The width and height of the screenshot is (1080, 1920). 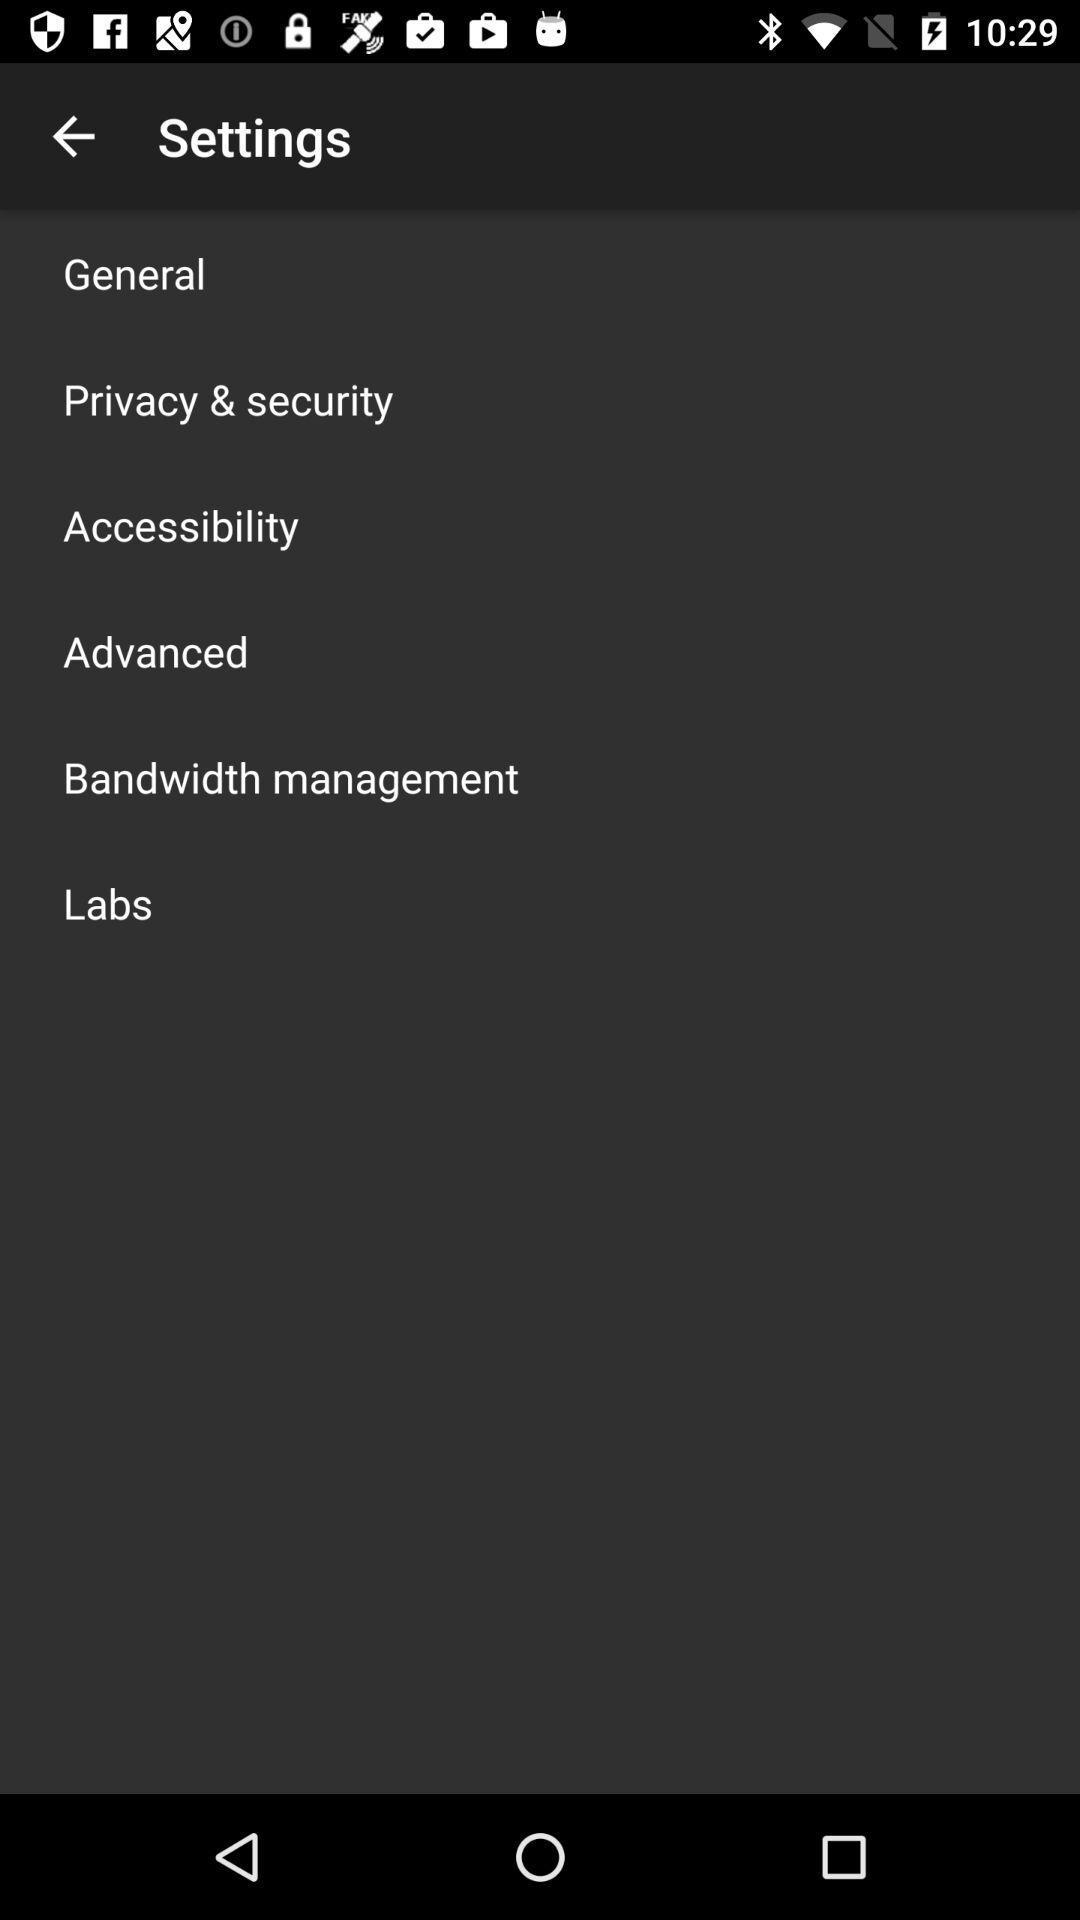 I want to click on the app next to the settings item, so click(x=72, y=135).